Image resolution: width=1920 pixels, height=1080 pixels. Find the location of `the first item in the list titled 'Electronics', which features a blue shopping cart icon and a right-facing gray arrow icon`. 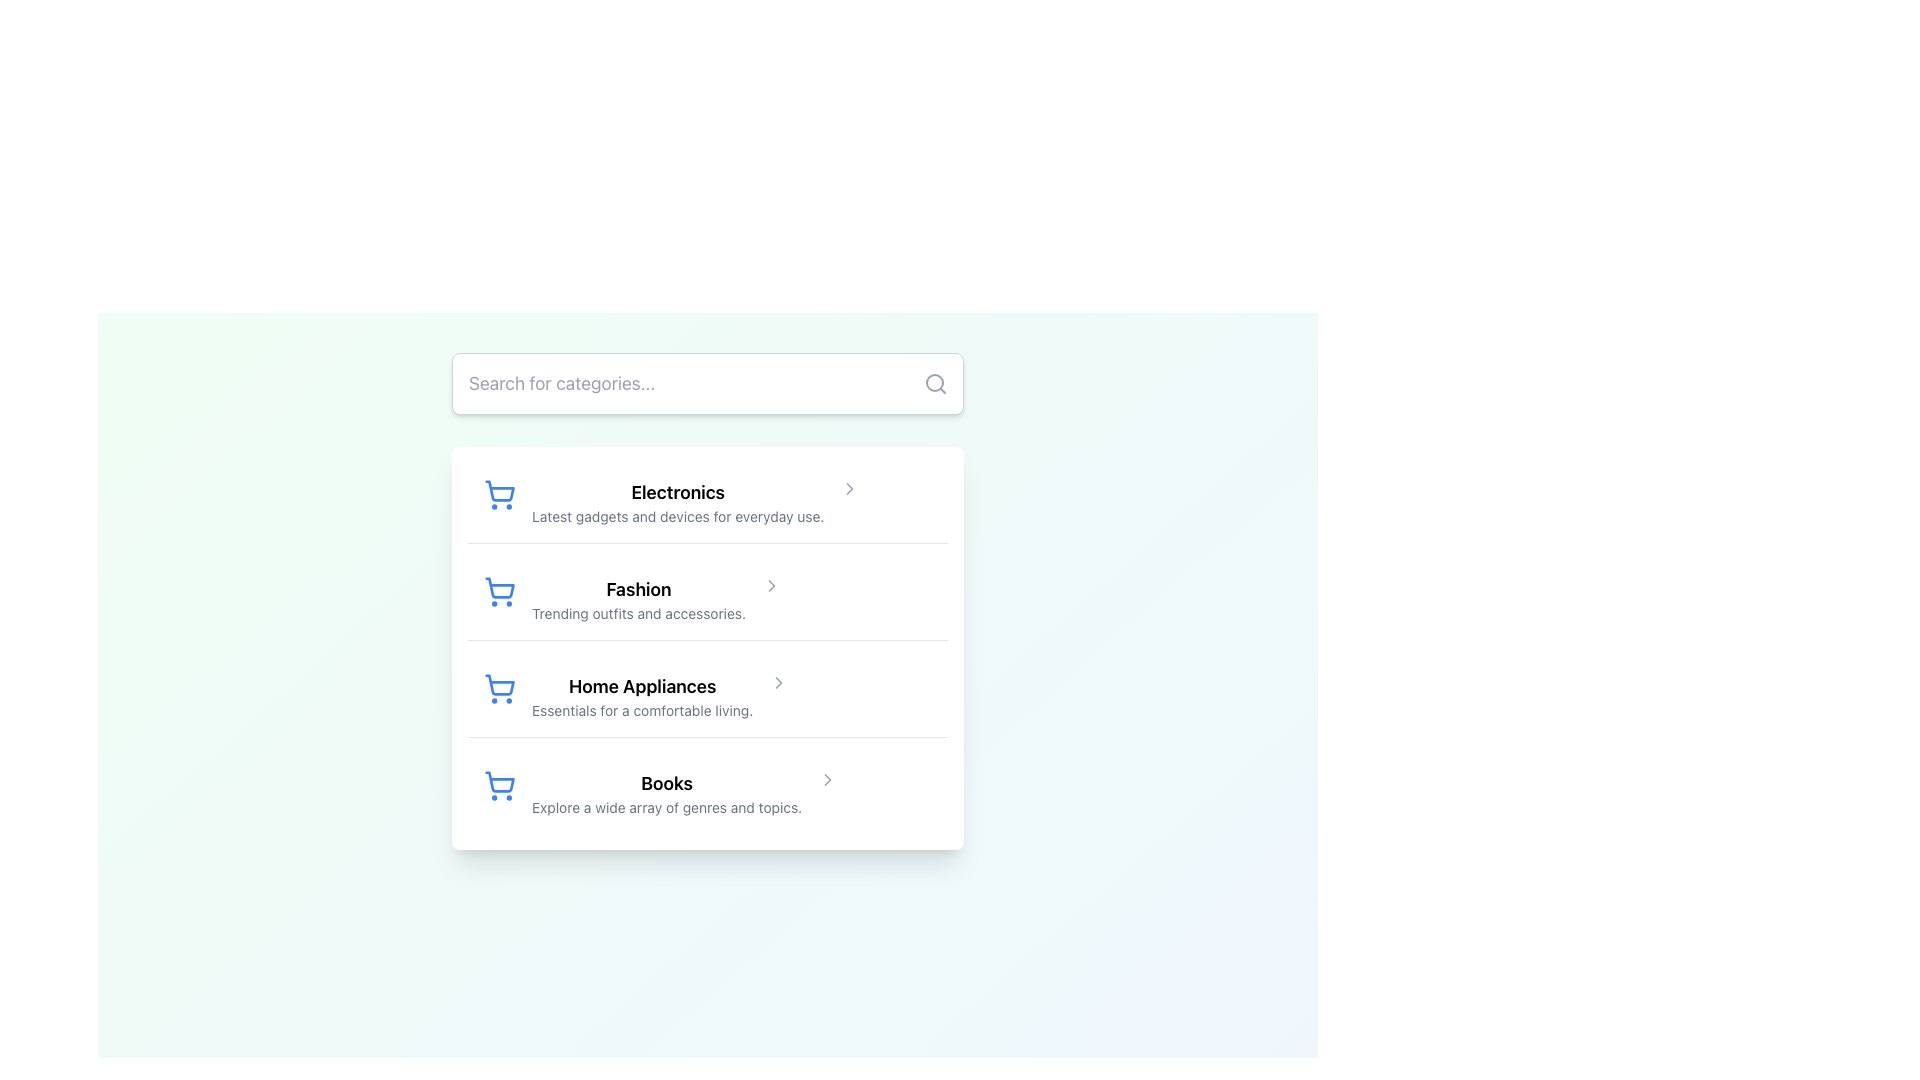

the first item in the list titled 'Electronics', which features a blue shopping cart icon and a right-facing gray arrow icon is located at coordinates (708, 501).